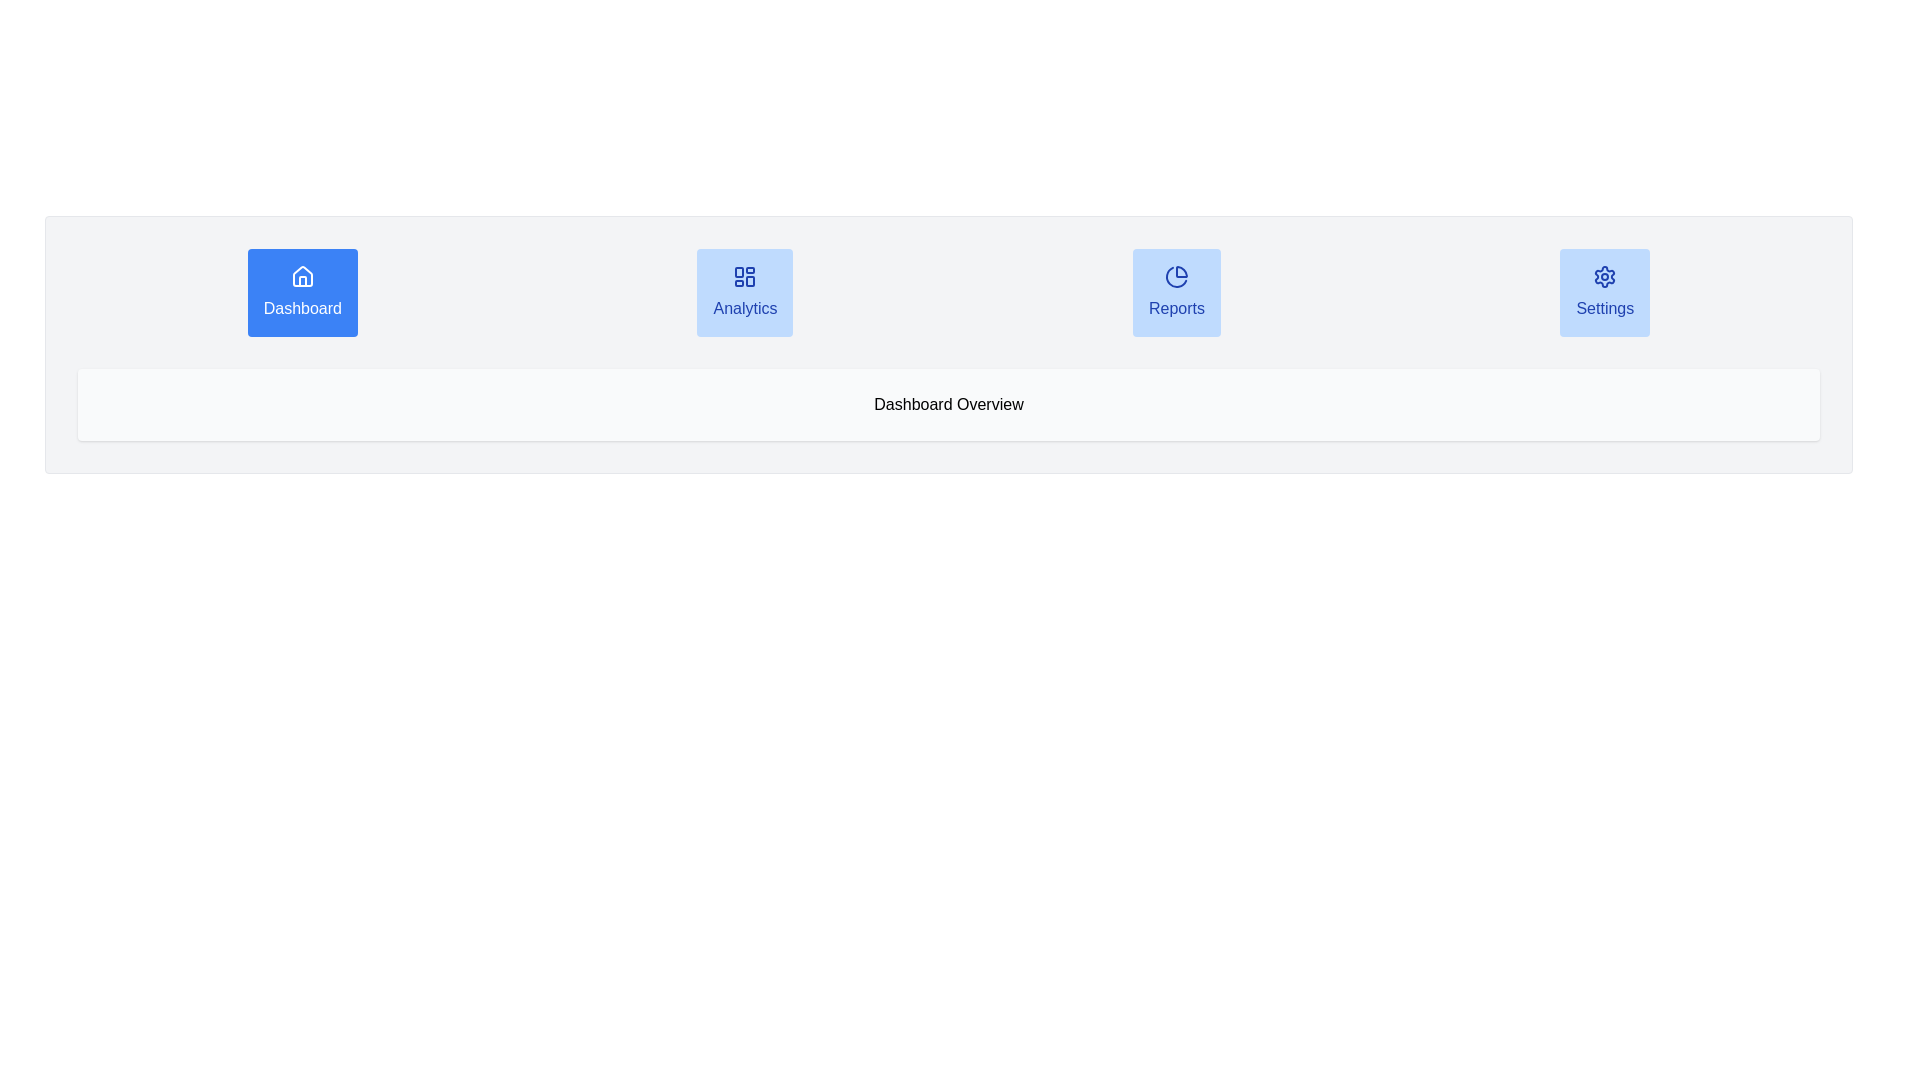 Image resolution: width=1920 pixels, height=1080 pixels. Describe the element at coordinates (744, 277) in the screenshot. I see `the minimalist blue icon representing the 'Analytics' feature located at the top-center of the interface` at that location.